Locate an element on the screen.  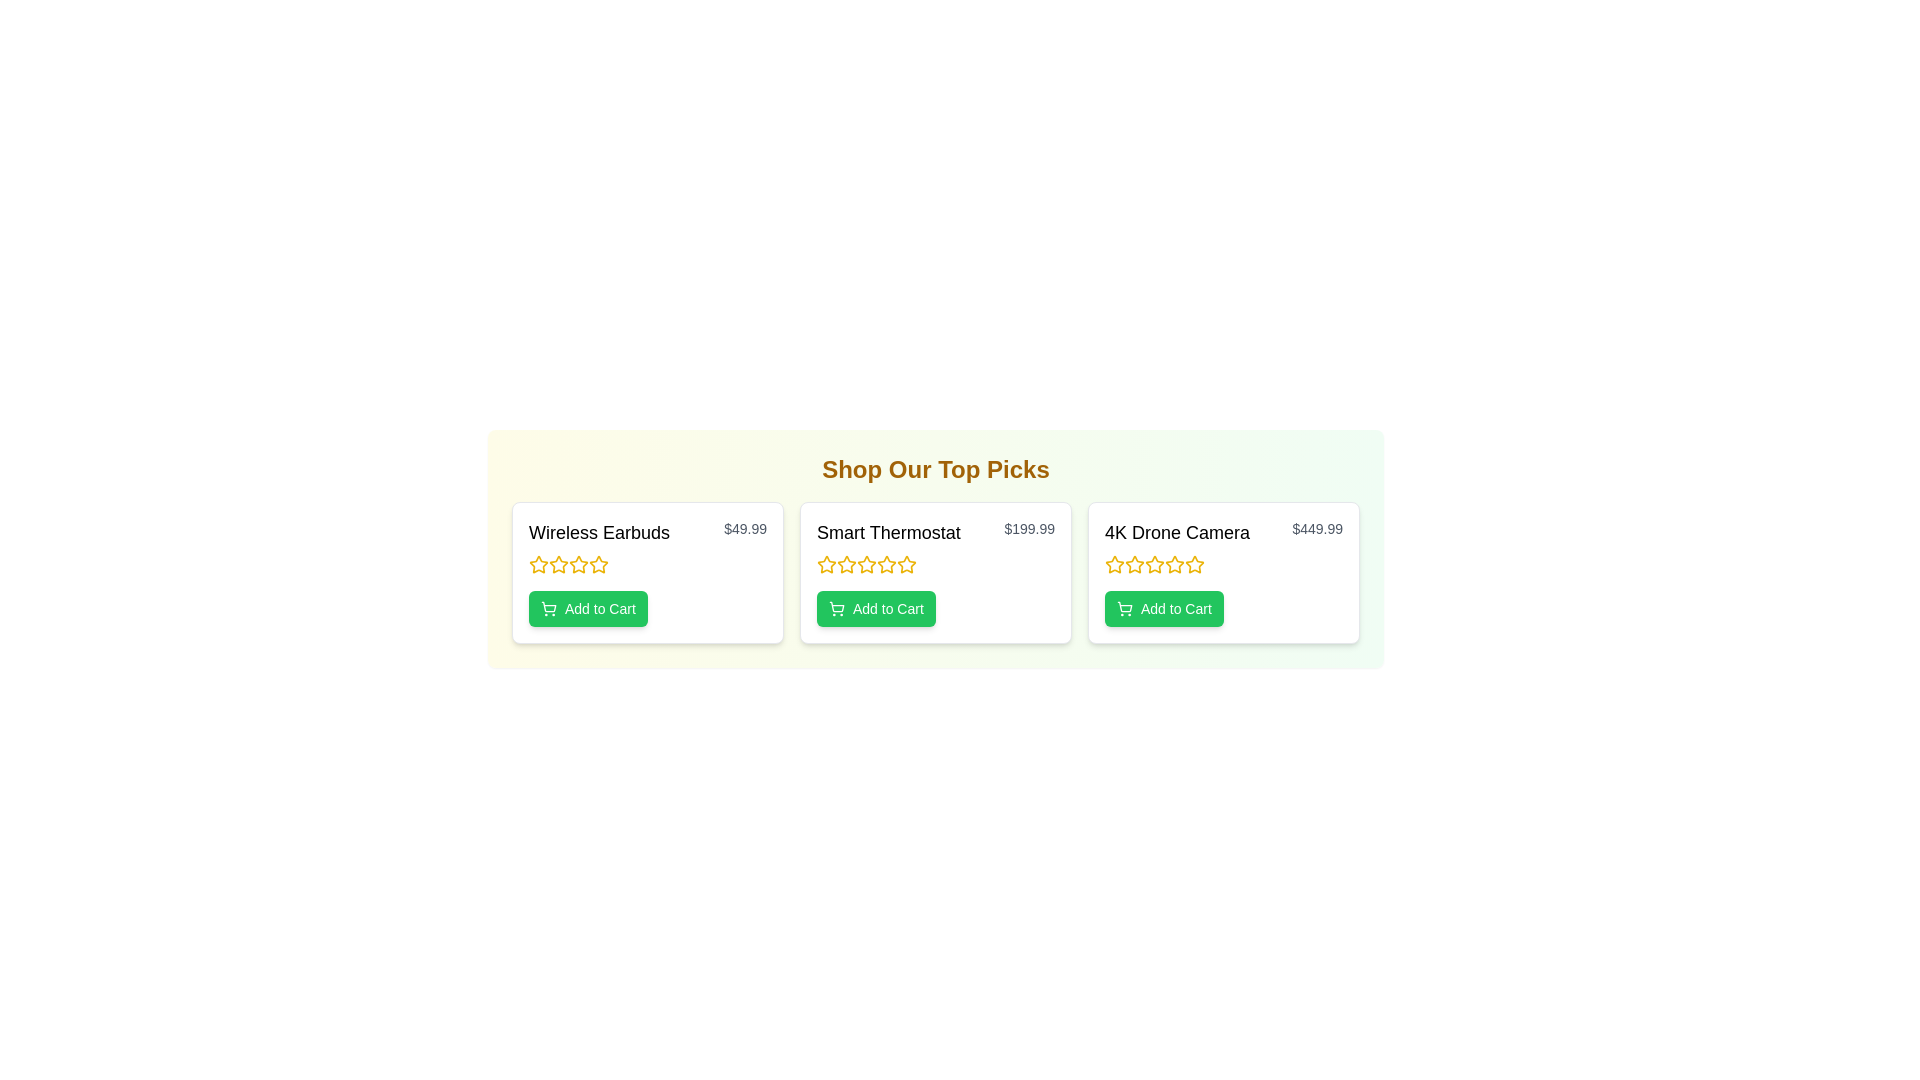
the 'Add to Cart' button for the product 4K Drone Camera is located at coordinates (1163, 608).